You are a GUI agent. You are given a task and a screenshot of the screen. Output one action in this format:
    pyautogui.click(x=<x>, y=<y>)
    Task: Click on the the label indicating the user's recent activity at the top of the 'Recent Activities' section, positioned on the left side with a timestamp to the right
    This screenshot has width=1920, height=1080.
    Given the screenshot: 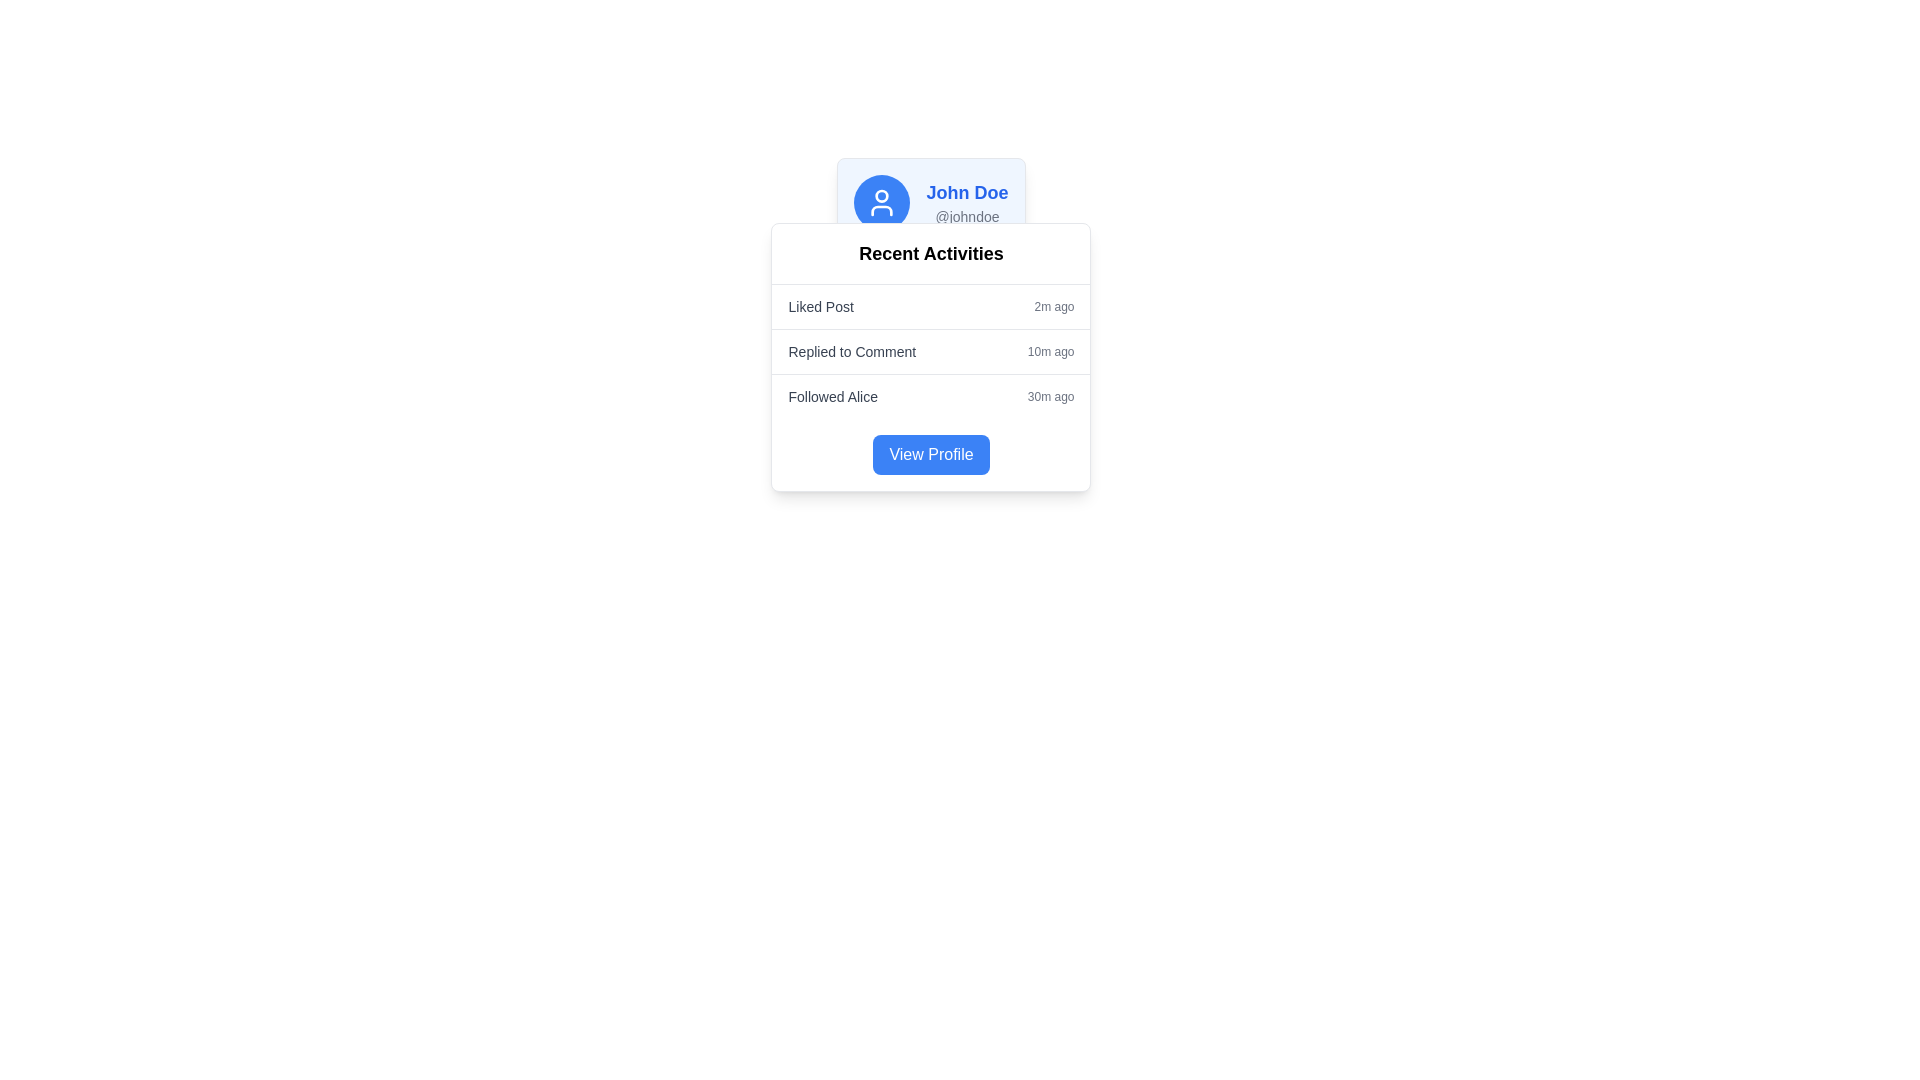 What is the action you would take?
    pyautogui.click(x=821, y=307)
    